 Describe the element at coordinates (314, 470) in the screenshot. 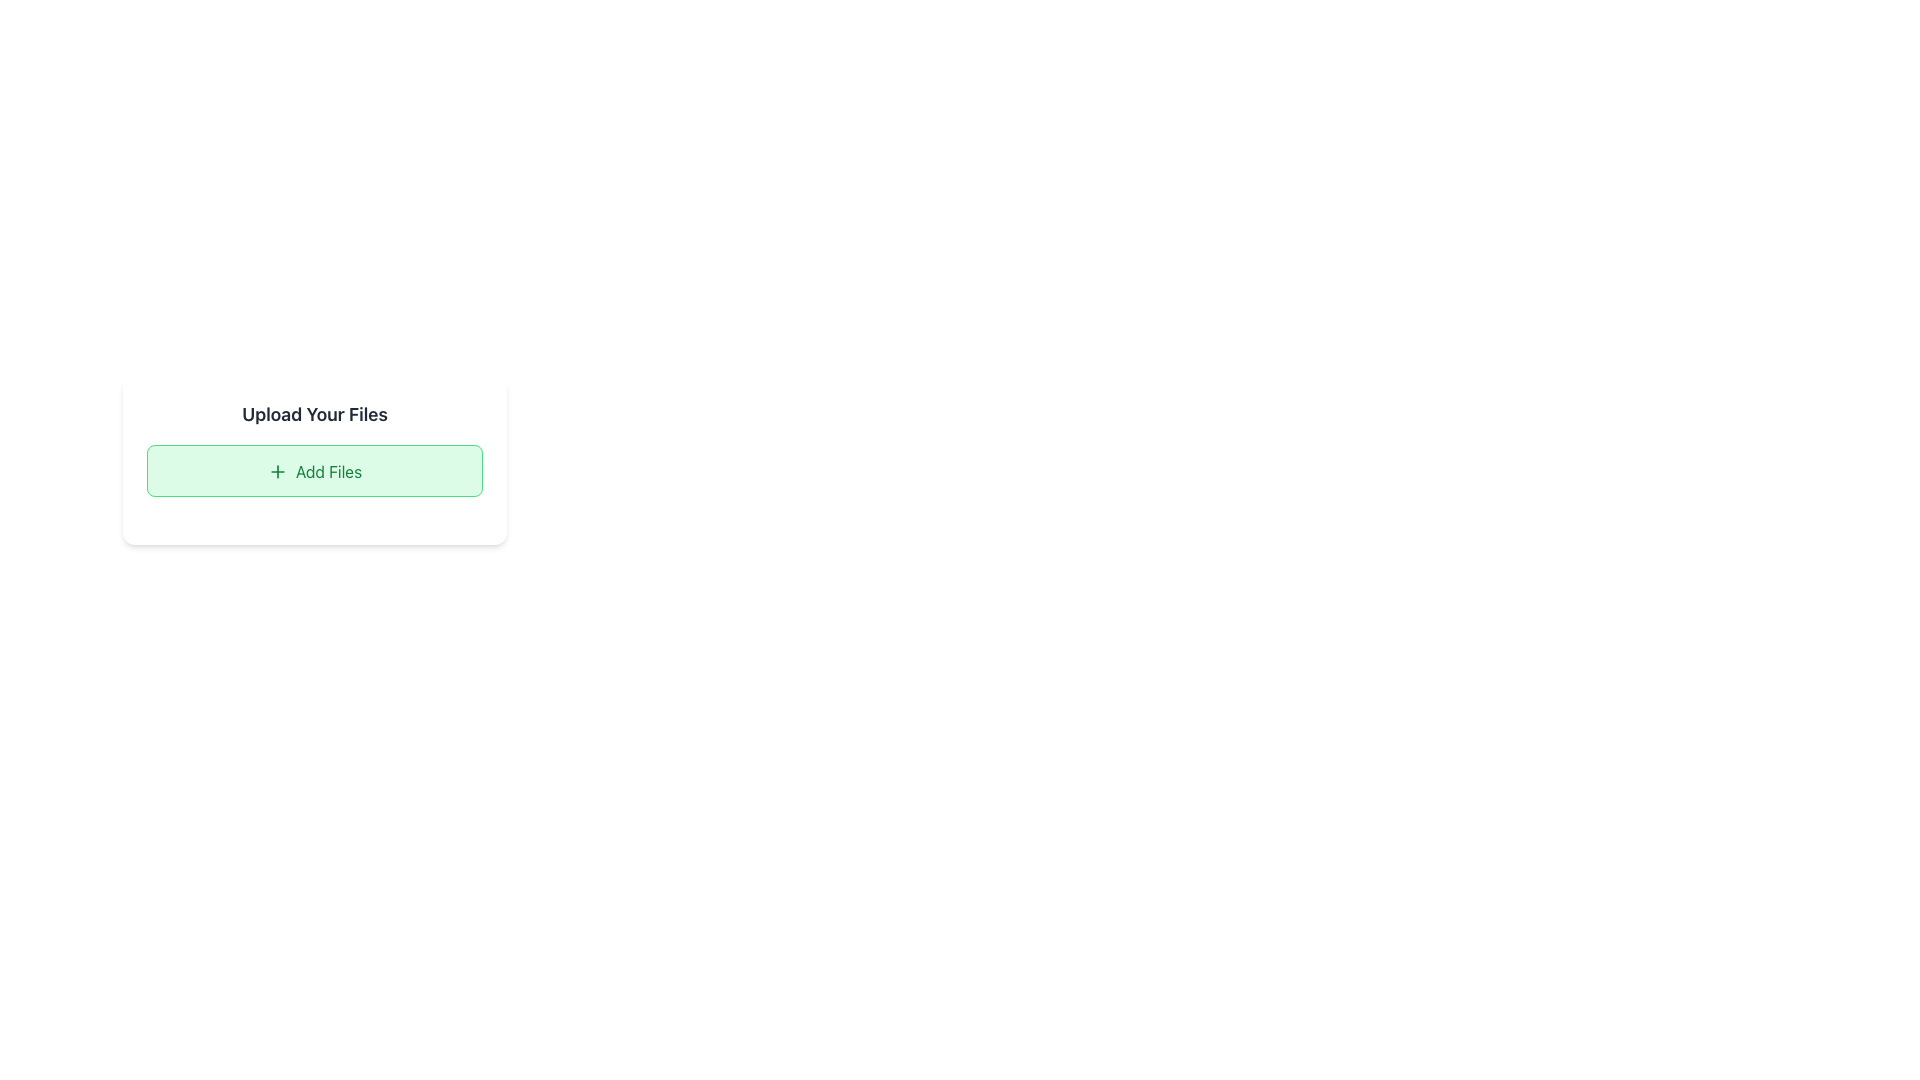

I see `the 'Add Files' button, which is a rectangular button with a green background and a green border` at that location.